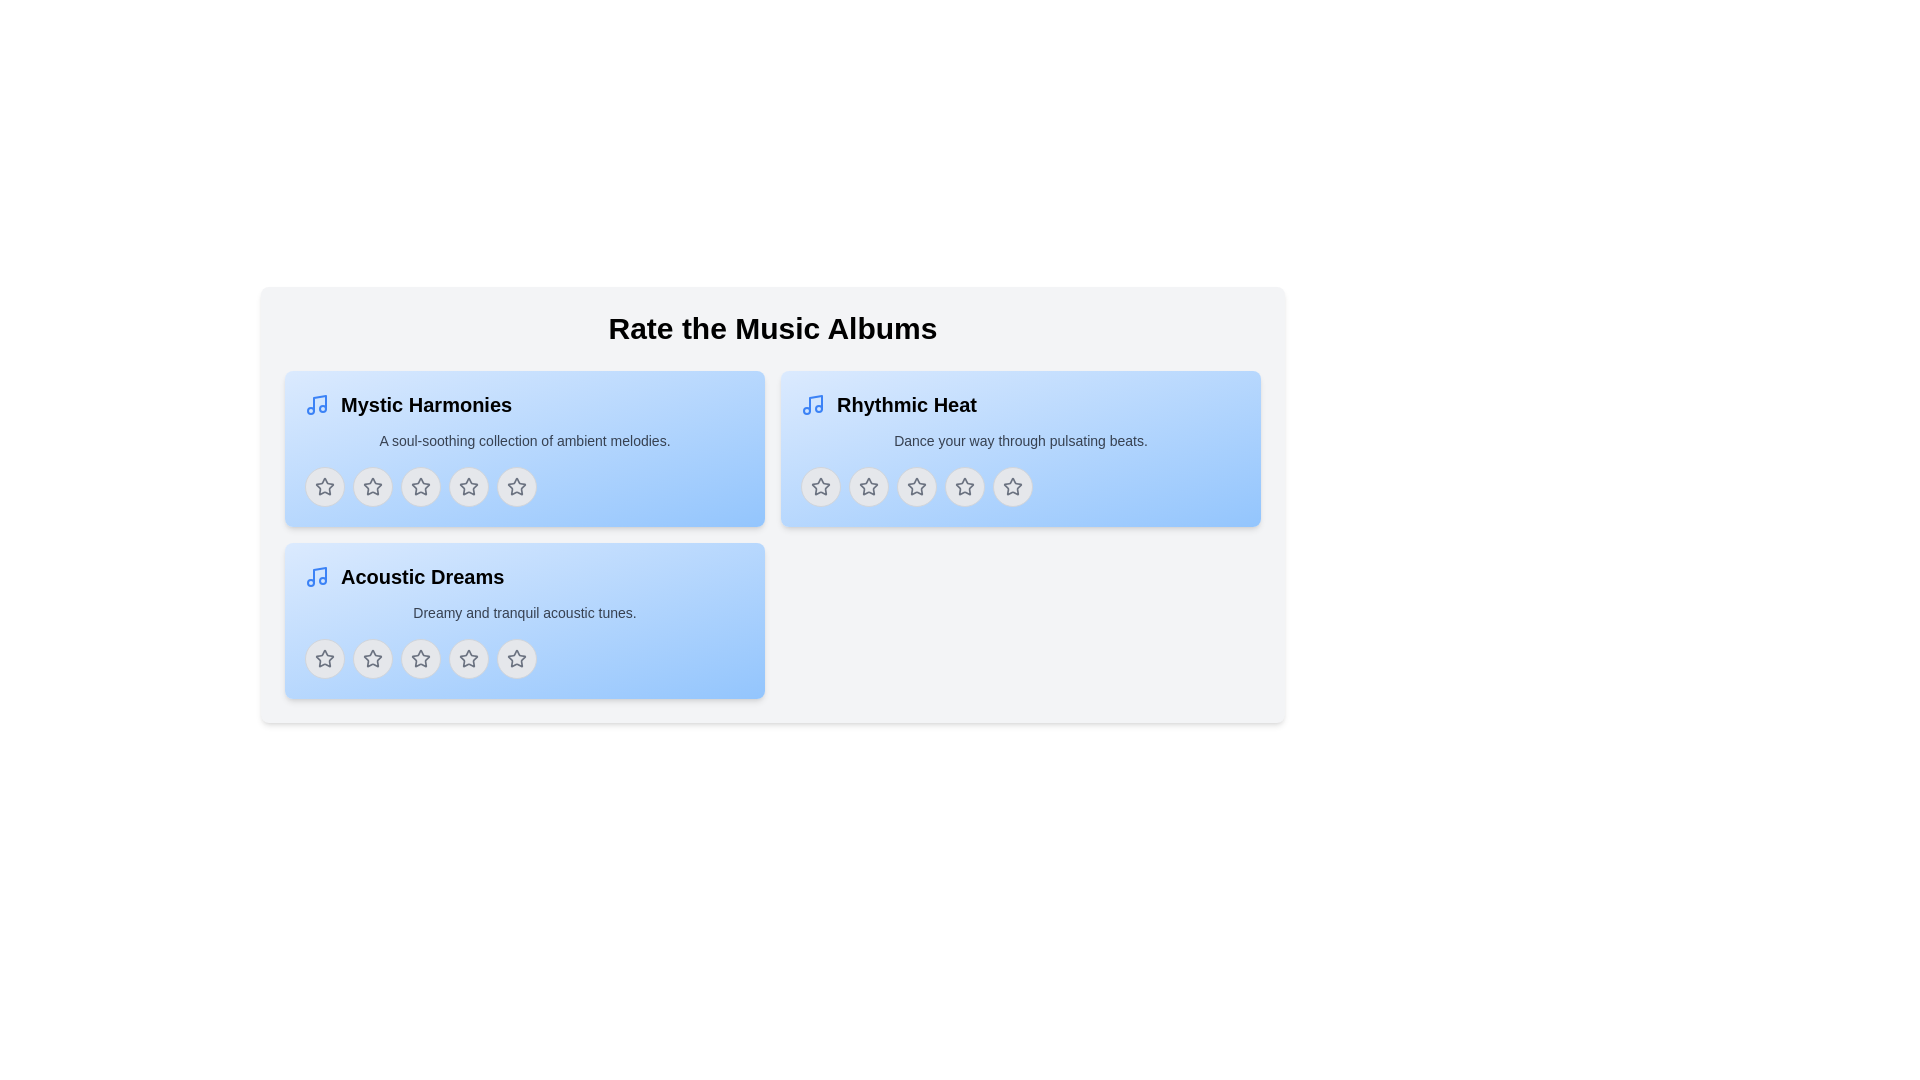  Describe the element at coordinates (1021, 447) in the screenshot. I see `the stars for rating on the 'Rhythmic Heat' album card located in the top-right section of the grid layout` at that location.